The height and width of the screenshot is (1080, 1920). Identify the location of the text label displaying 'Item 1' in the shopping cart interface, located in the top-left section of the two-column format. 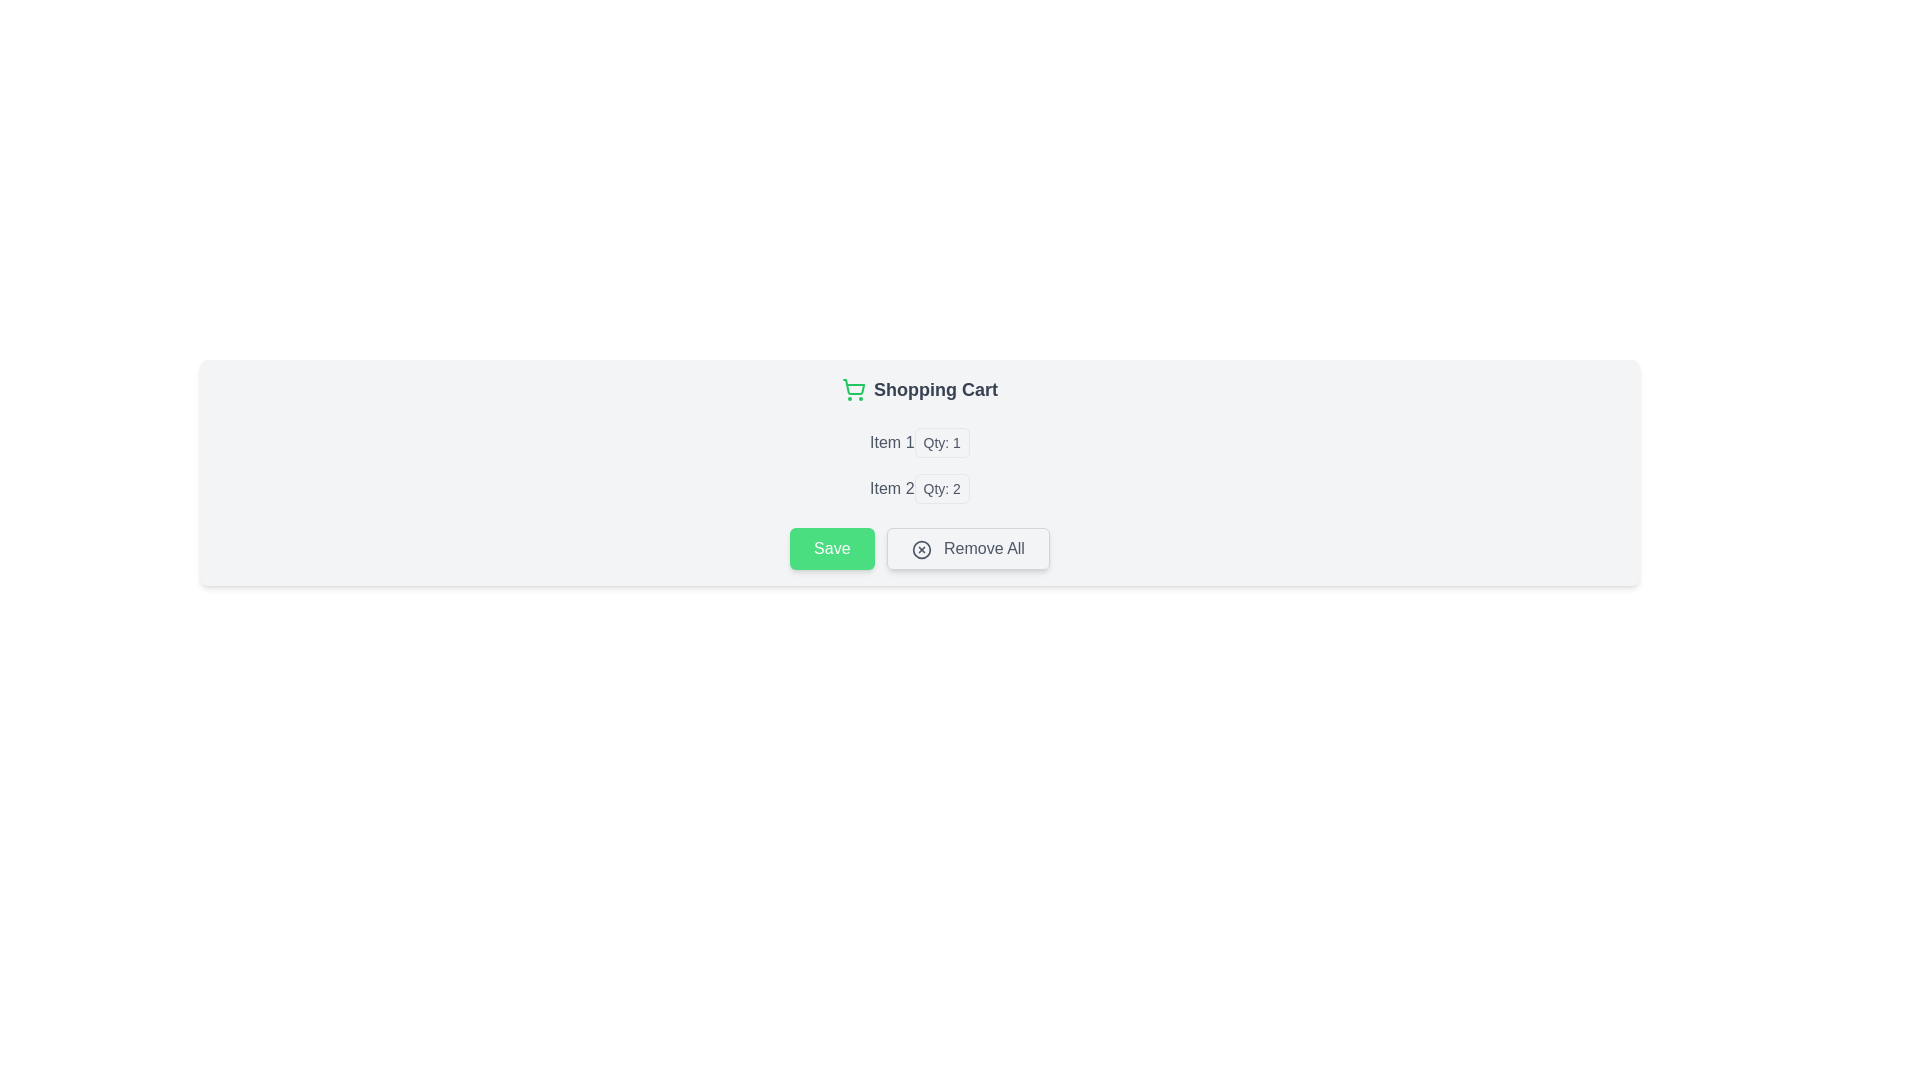
(891, 442).